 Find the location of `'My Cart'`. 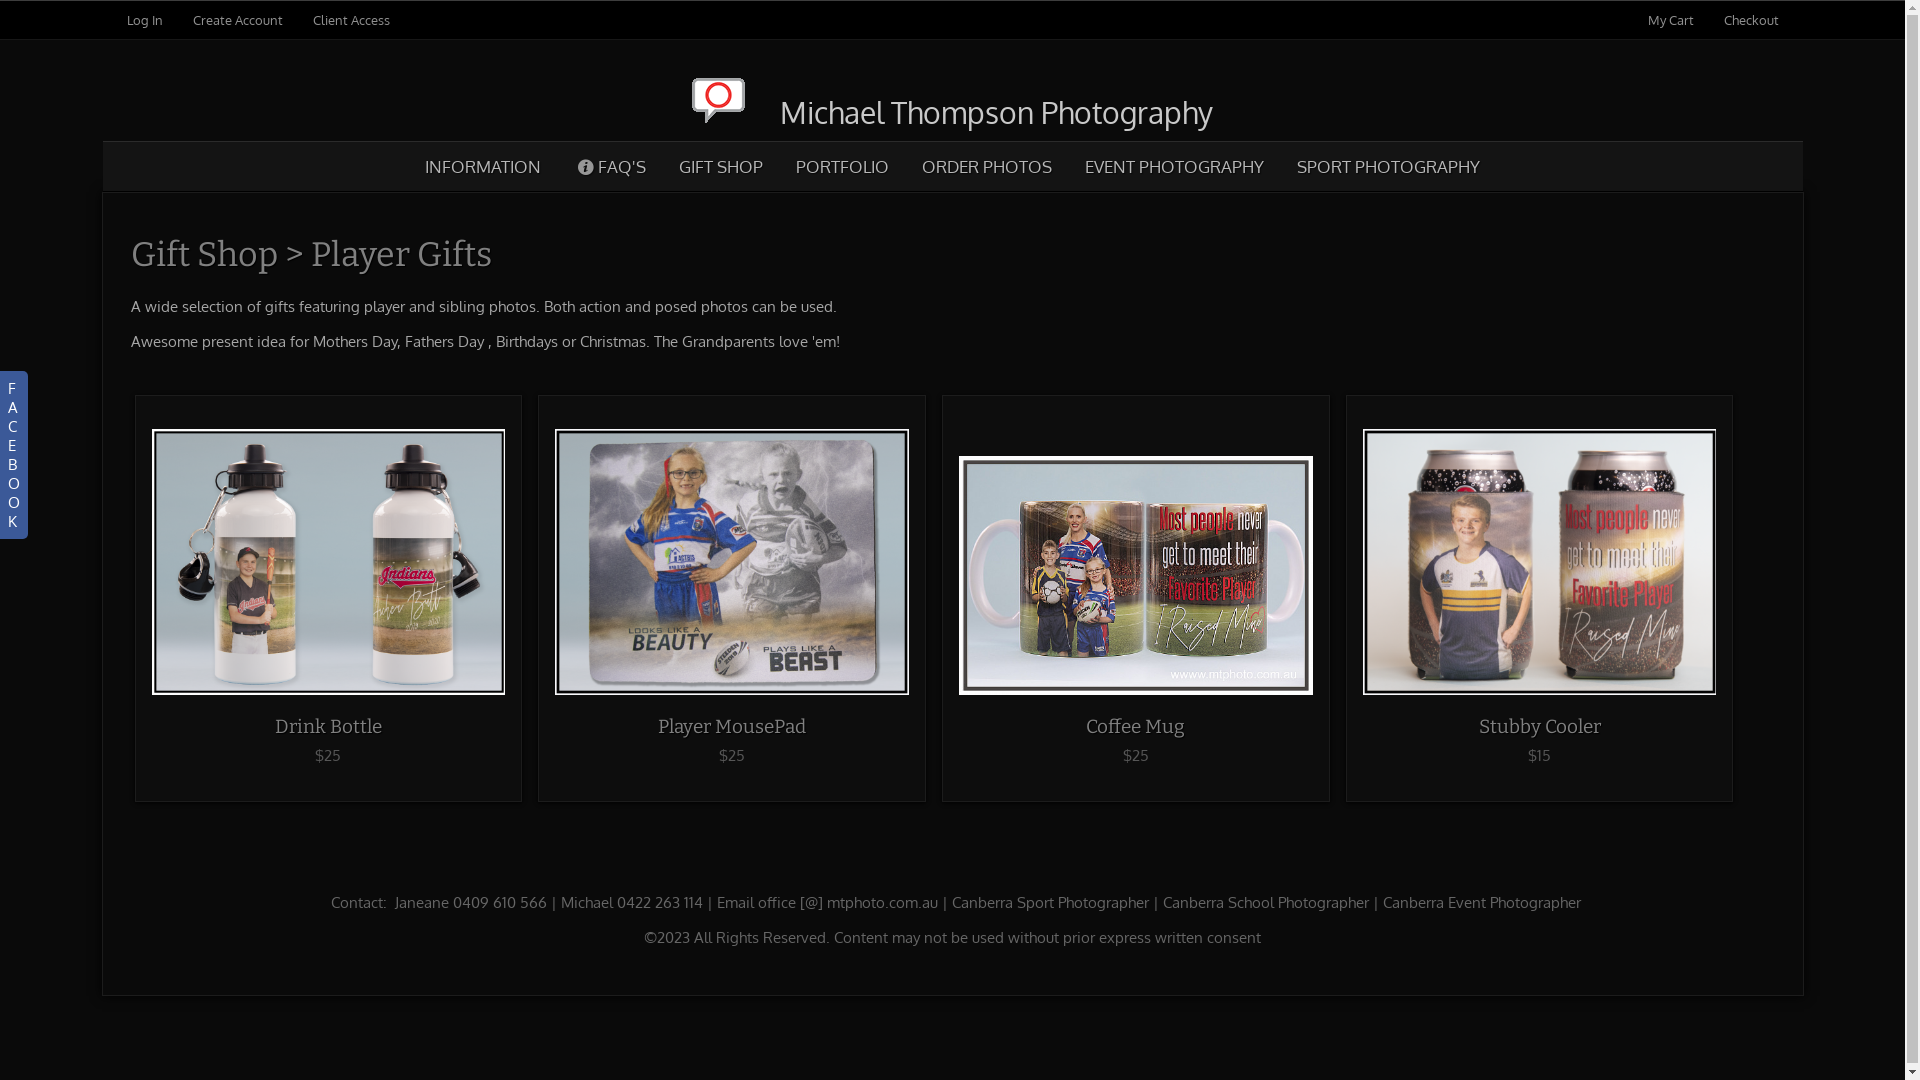

'My Cart' is located at coordinates (1672, 19).